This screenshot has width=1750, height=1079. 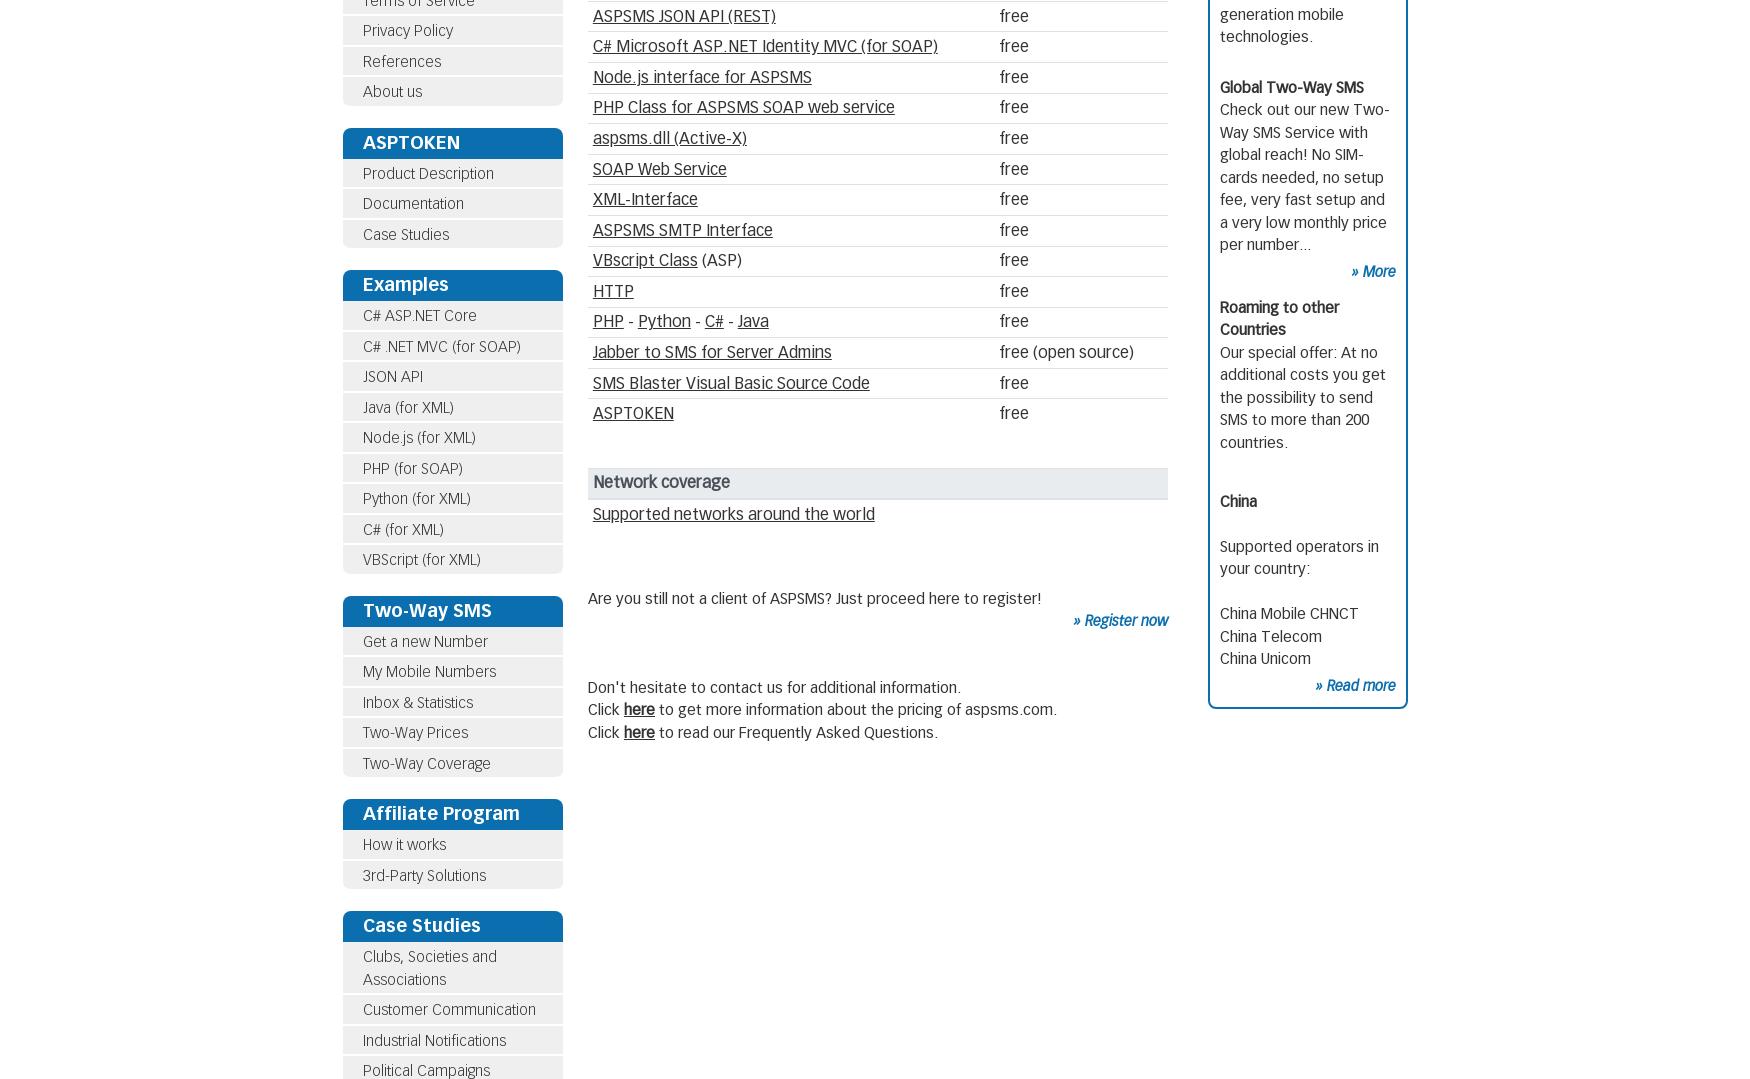 What do you see at coordinates (668, 136) in the screenshot?
I see `'aspsms.dll (Active-X)'` at bounding box center [668, 136].